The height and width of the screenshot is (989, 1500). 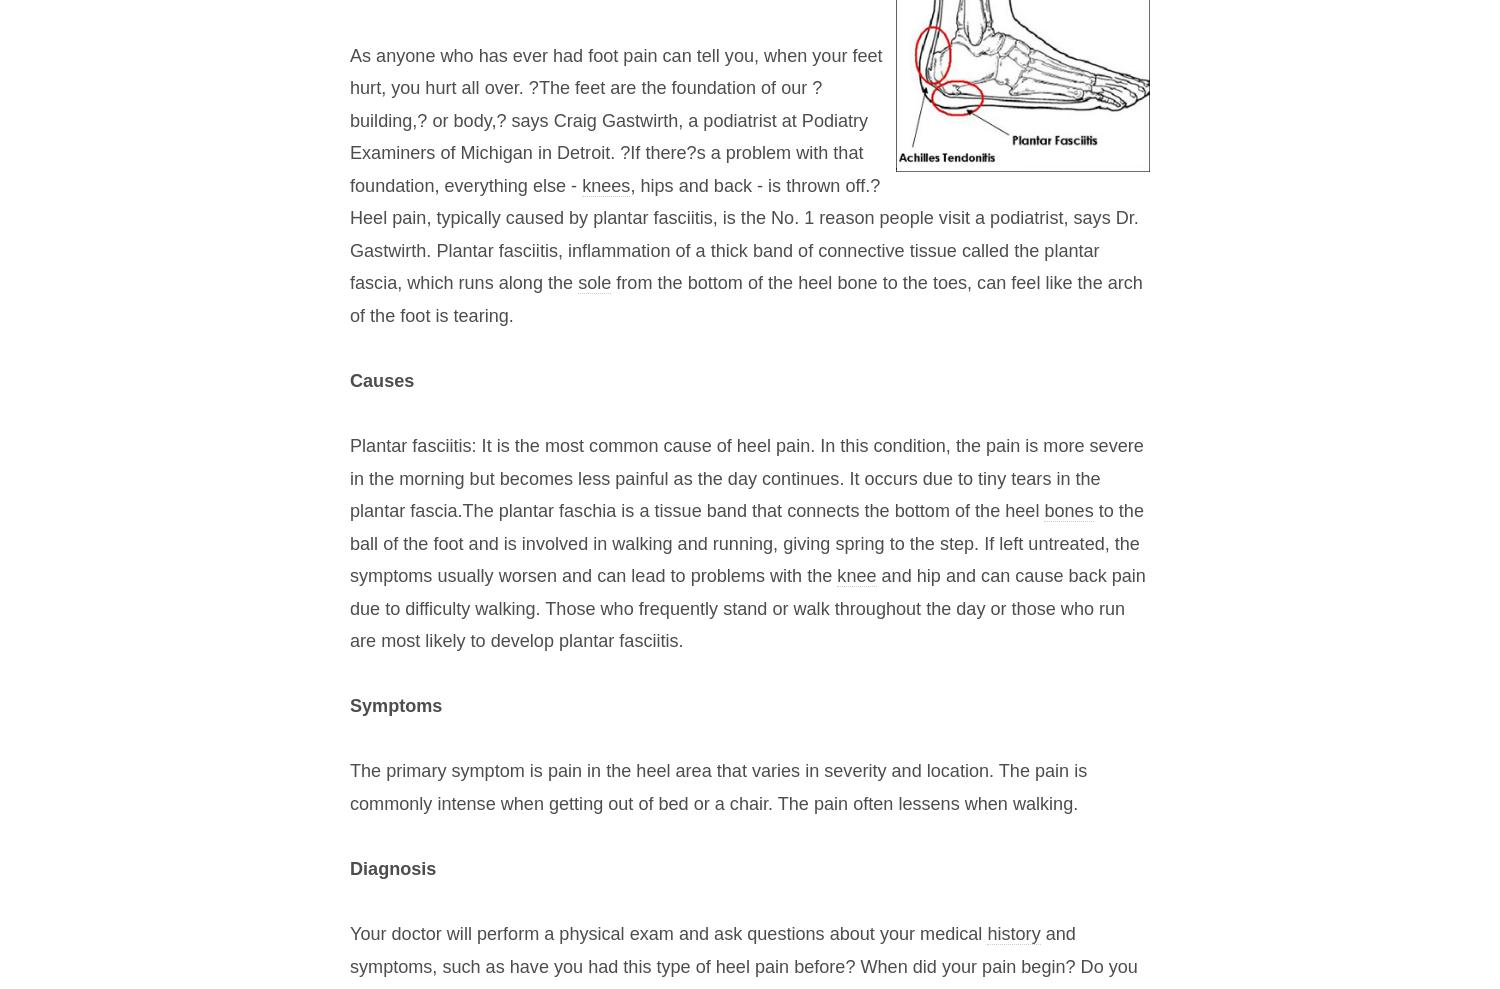 What do you see at coordinates (593, 282) in the screenshot?
I see `'sole'` at bounding box center [593, 282].